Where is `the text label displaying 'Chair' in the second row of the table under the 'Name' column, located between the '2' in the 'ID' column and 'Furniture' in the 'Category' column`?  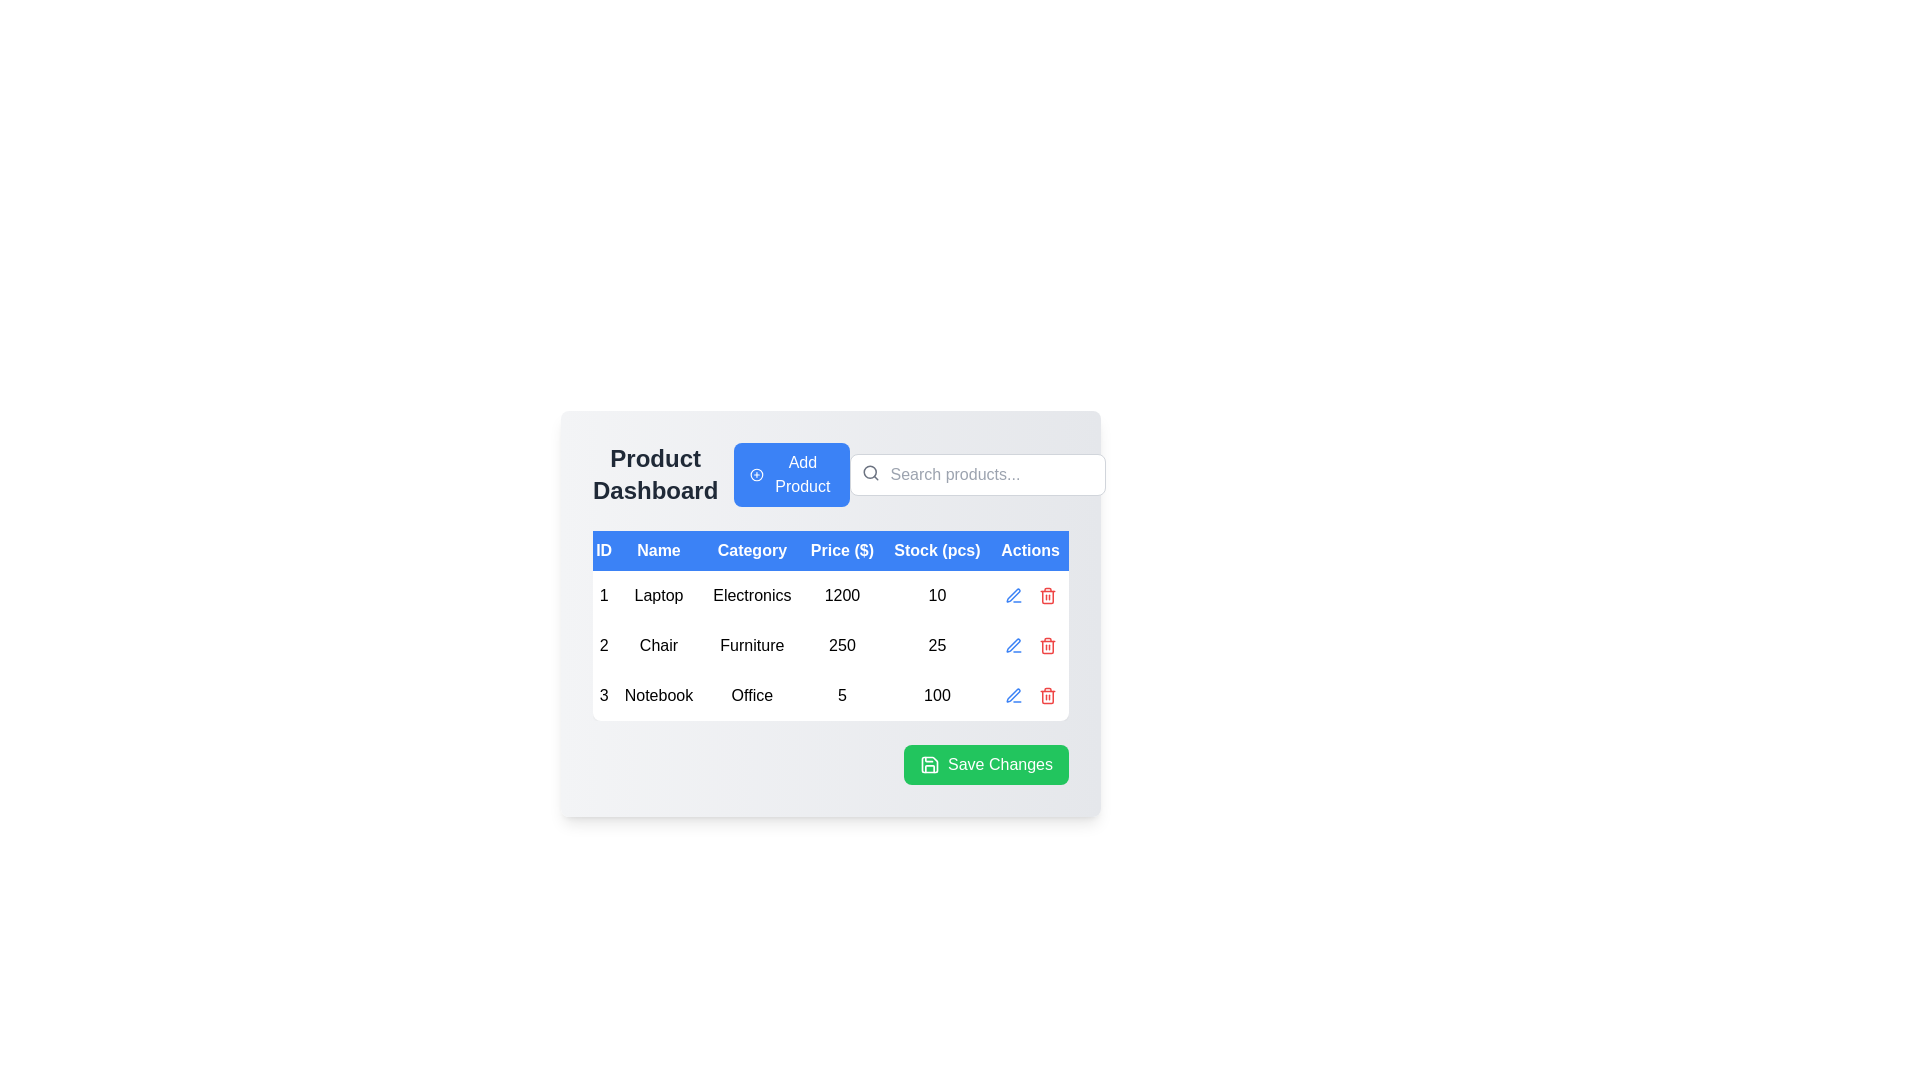
the text label displaying 'Chair' in the second row of the table under the 'Name' column, located between the '2' in the 'ID' column and 'Furniture' in the 'Category' column is located at coordinates (658, 645).